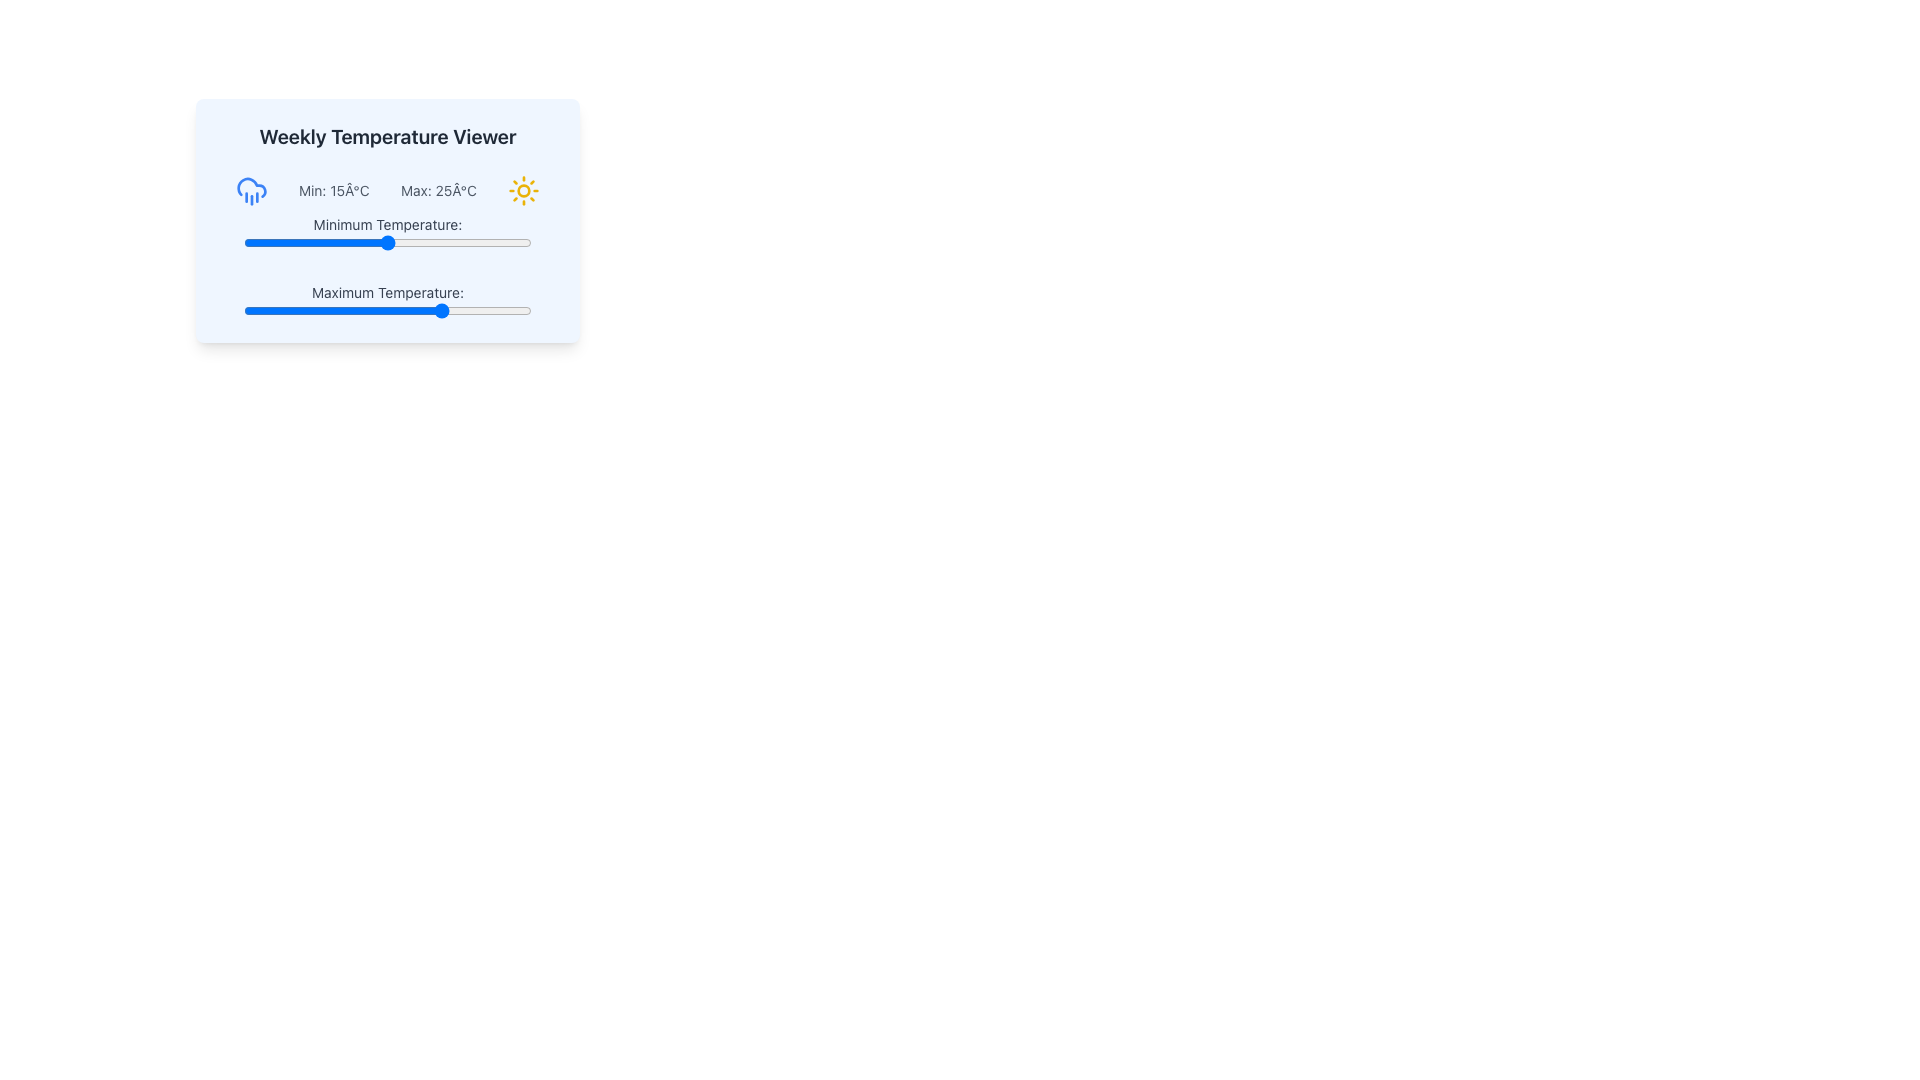 The image size is (1920, 1080). Describe the element at coordinates (306, 242) in the screenshot. I see `the minimum temperature` at that location.